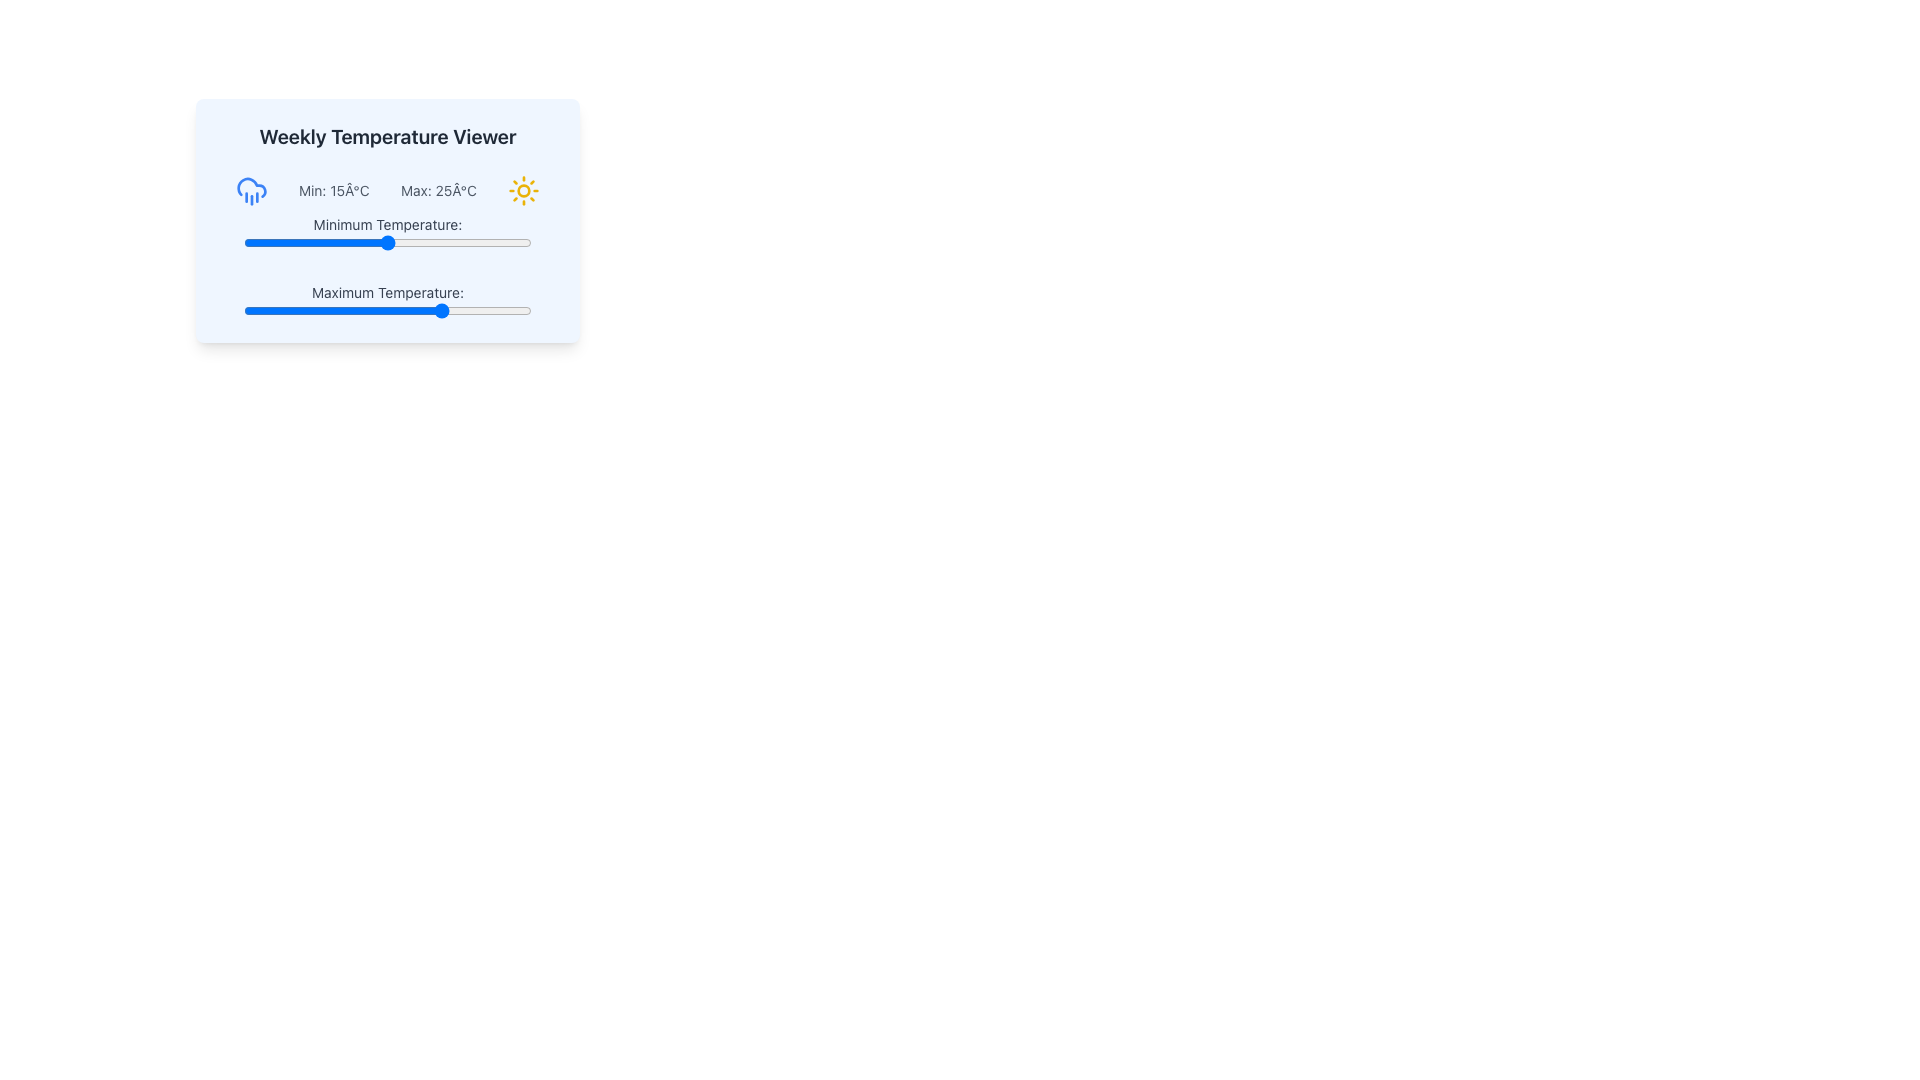 The image size is (1920, 1080). Describe the element at coordinates (306, 242) in the screenshot. I see `the minimum temperature` at that location.